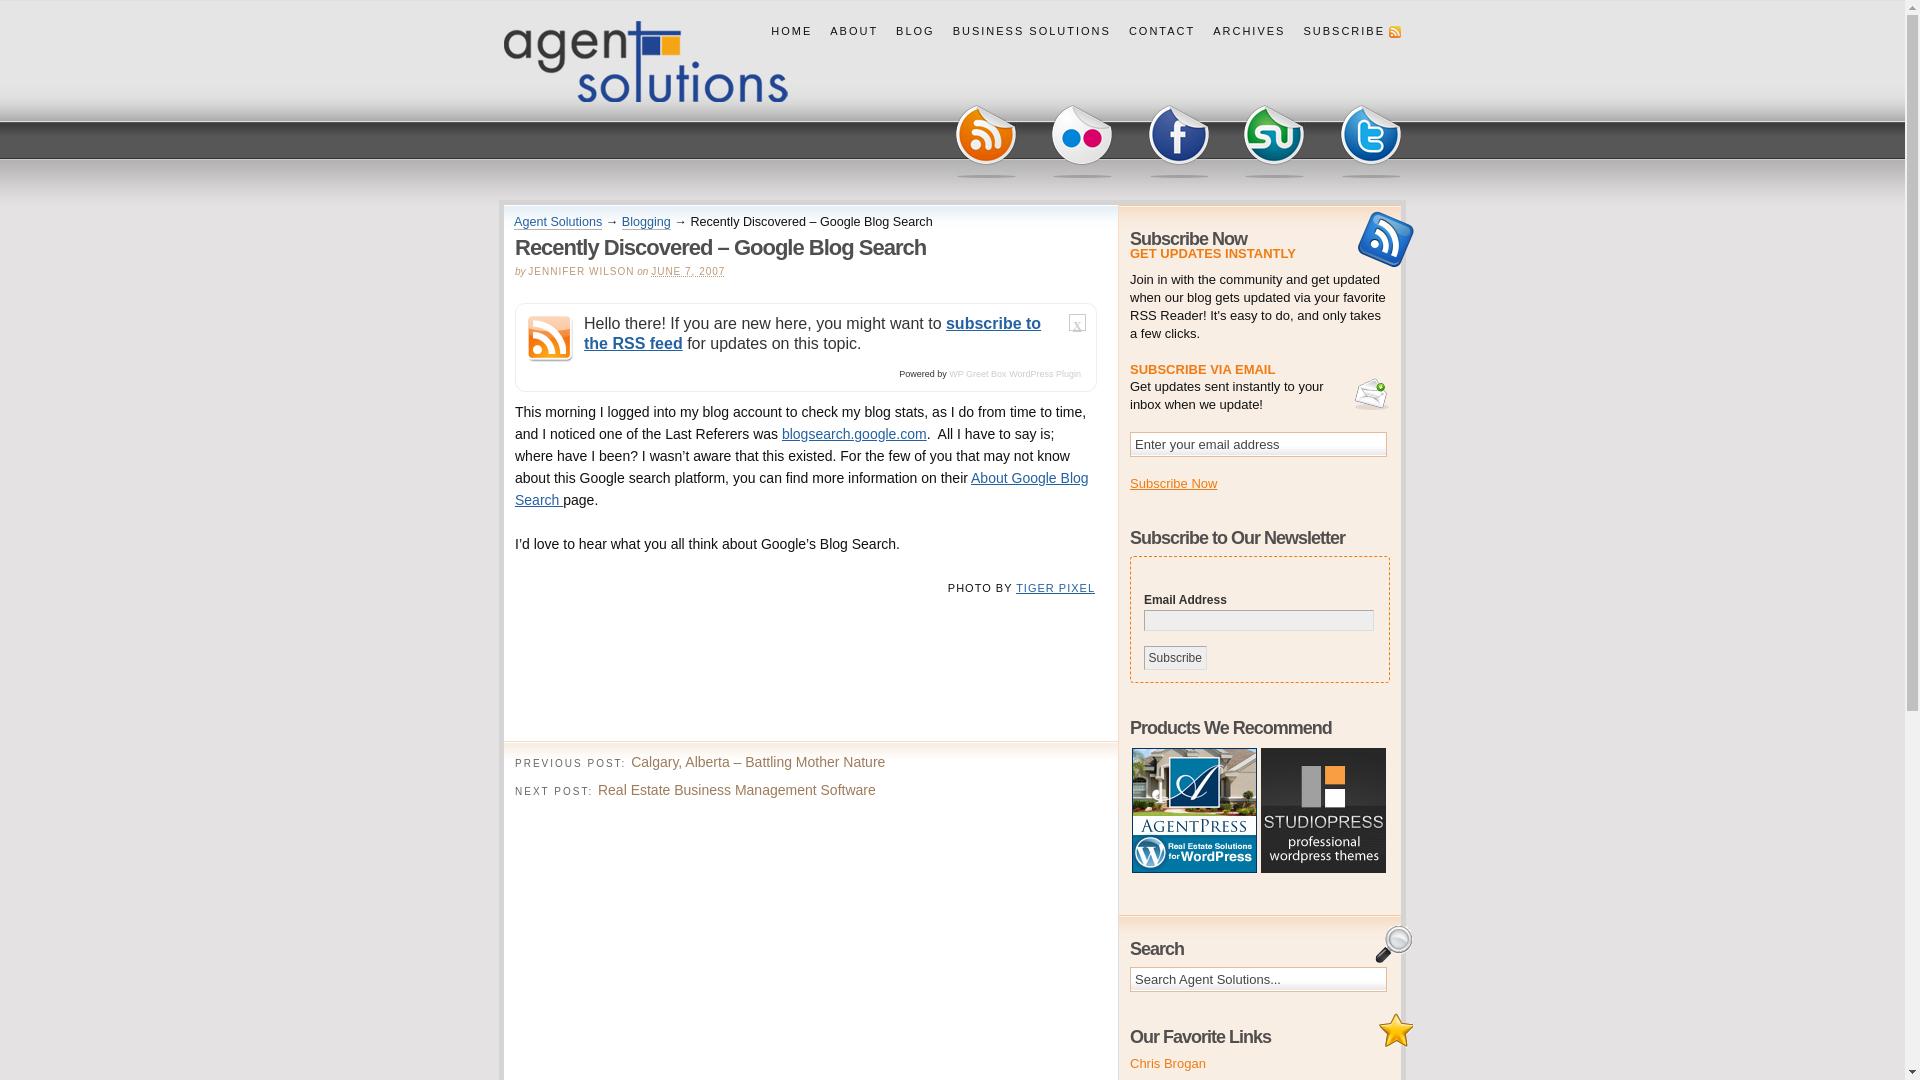  Describe the element at coordinates (1273, 141) in the screenshot. I see `'Jennifer Wilson on StumbleUpon'` at that location.